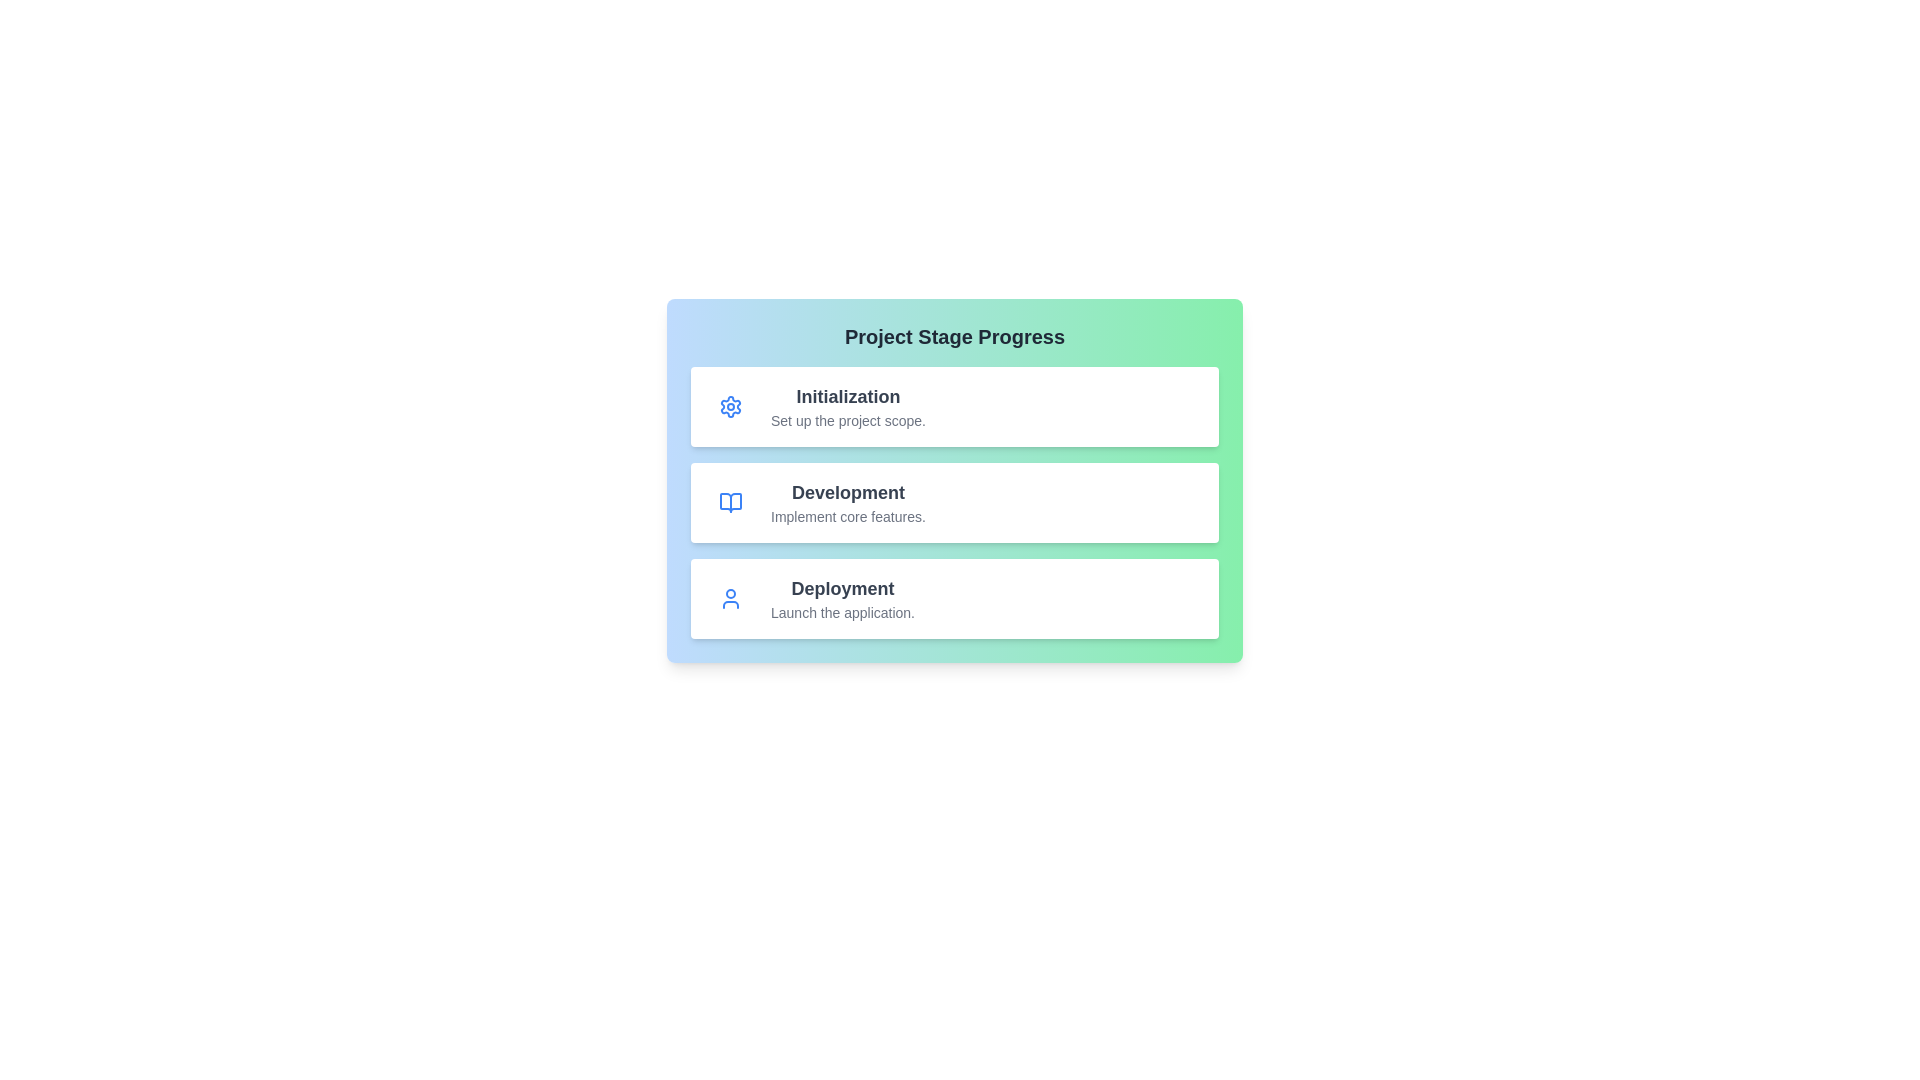 This screenshot has height=1080, width=1920. I want to click on text from the Text block labeled 'Deployment' which contains the heading and subtitle, positioned as the third entry in a vertical list, so click(843, 597).